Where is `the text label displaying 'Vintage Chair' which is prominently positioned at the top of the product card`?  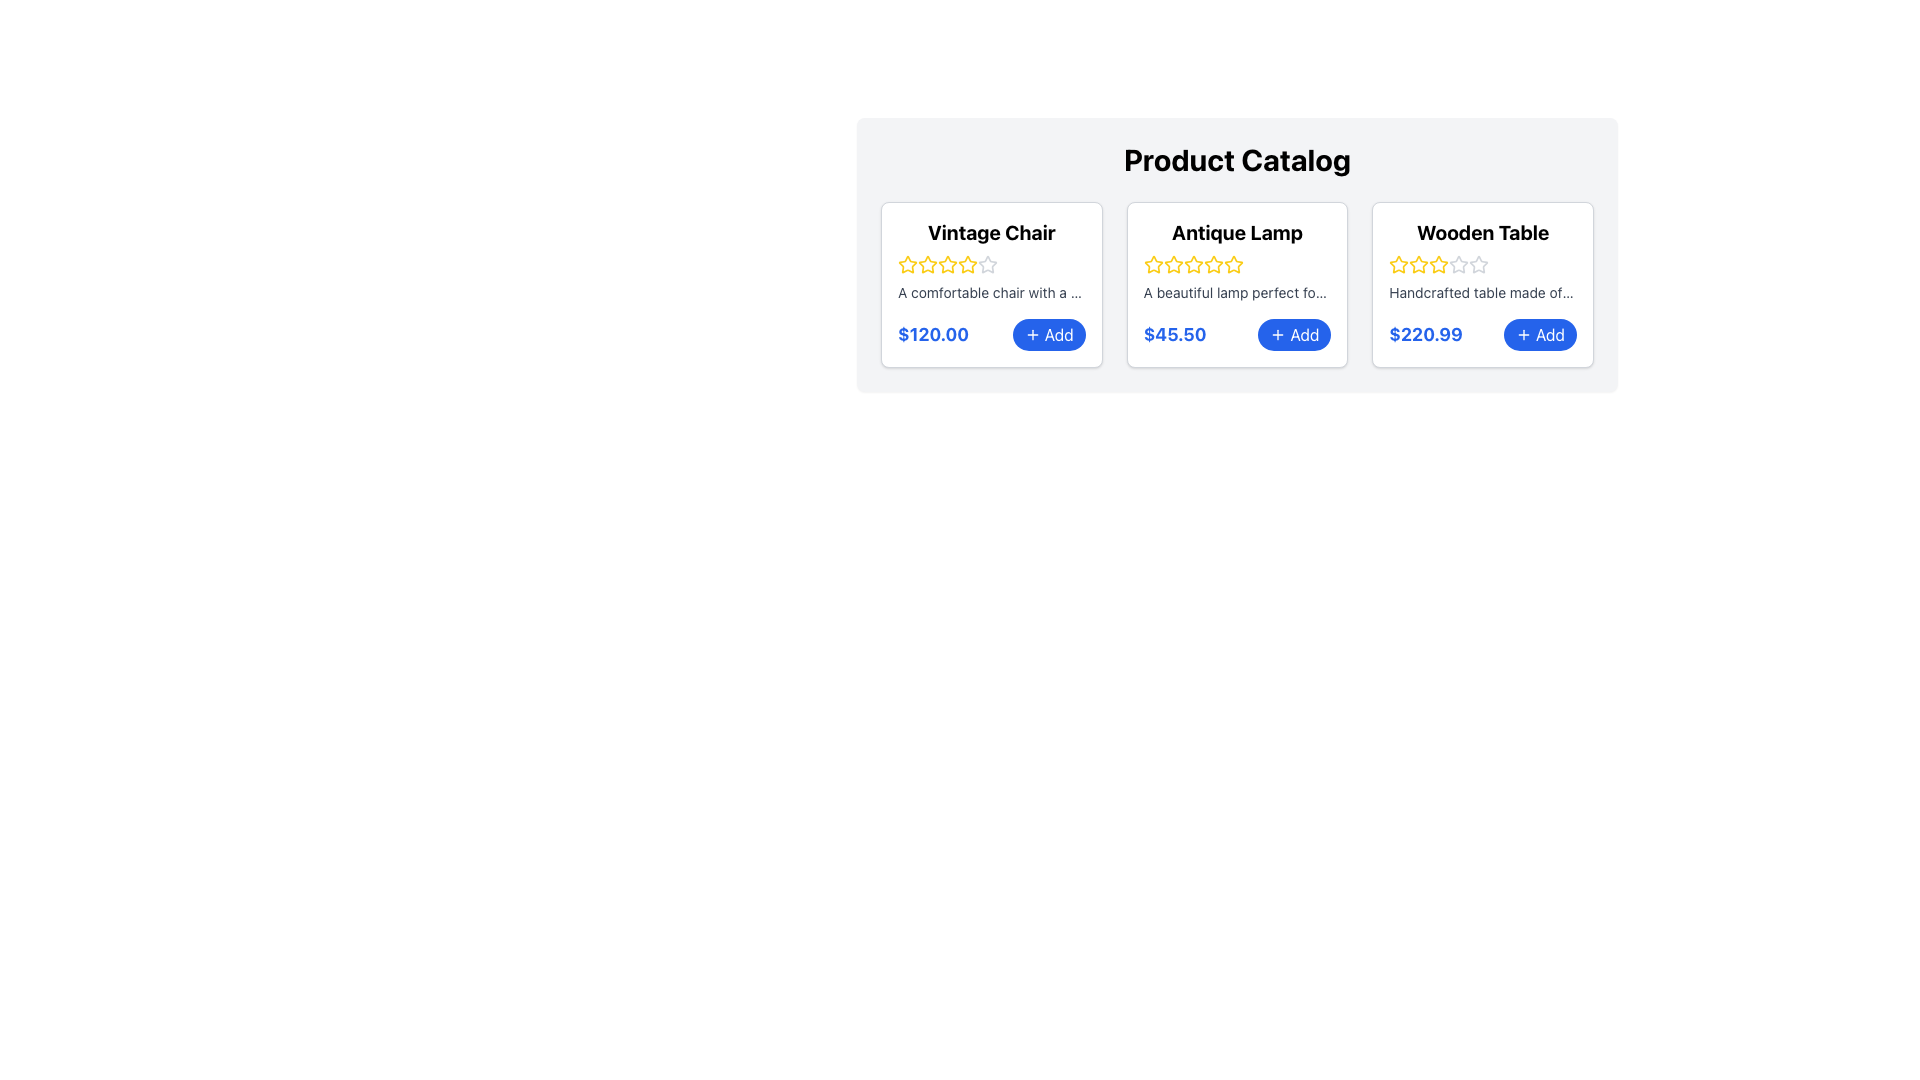
the text label displaying 'Vintage Chair' which is prominently positioned at the top of the product card is located at coordinates (991, 231).